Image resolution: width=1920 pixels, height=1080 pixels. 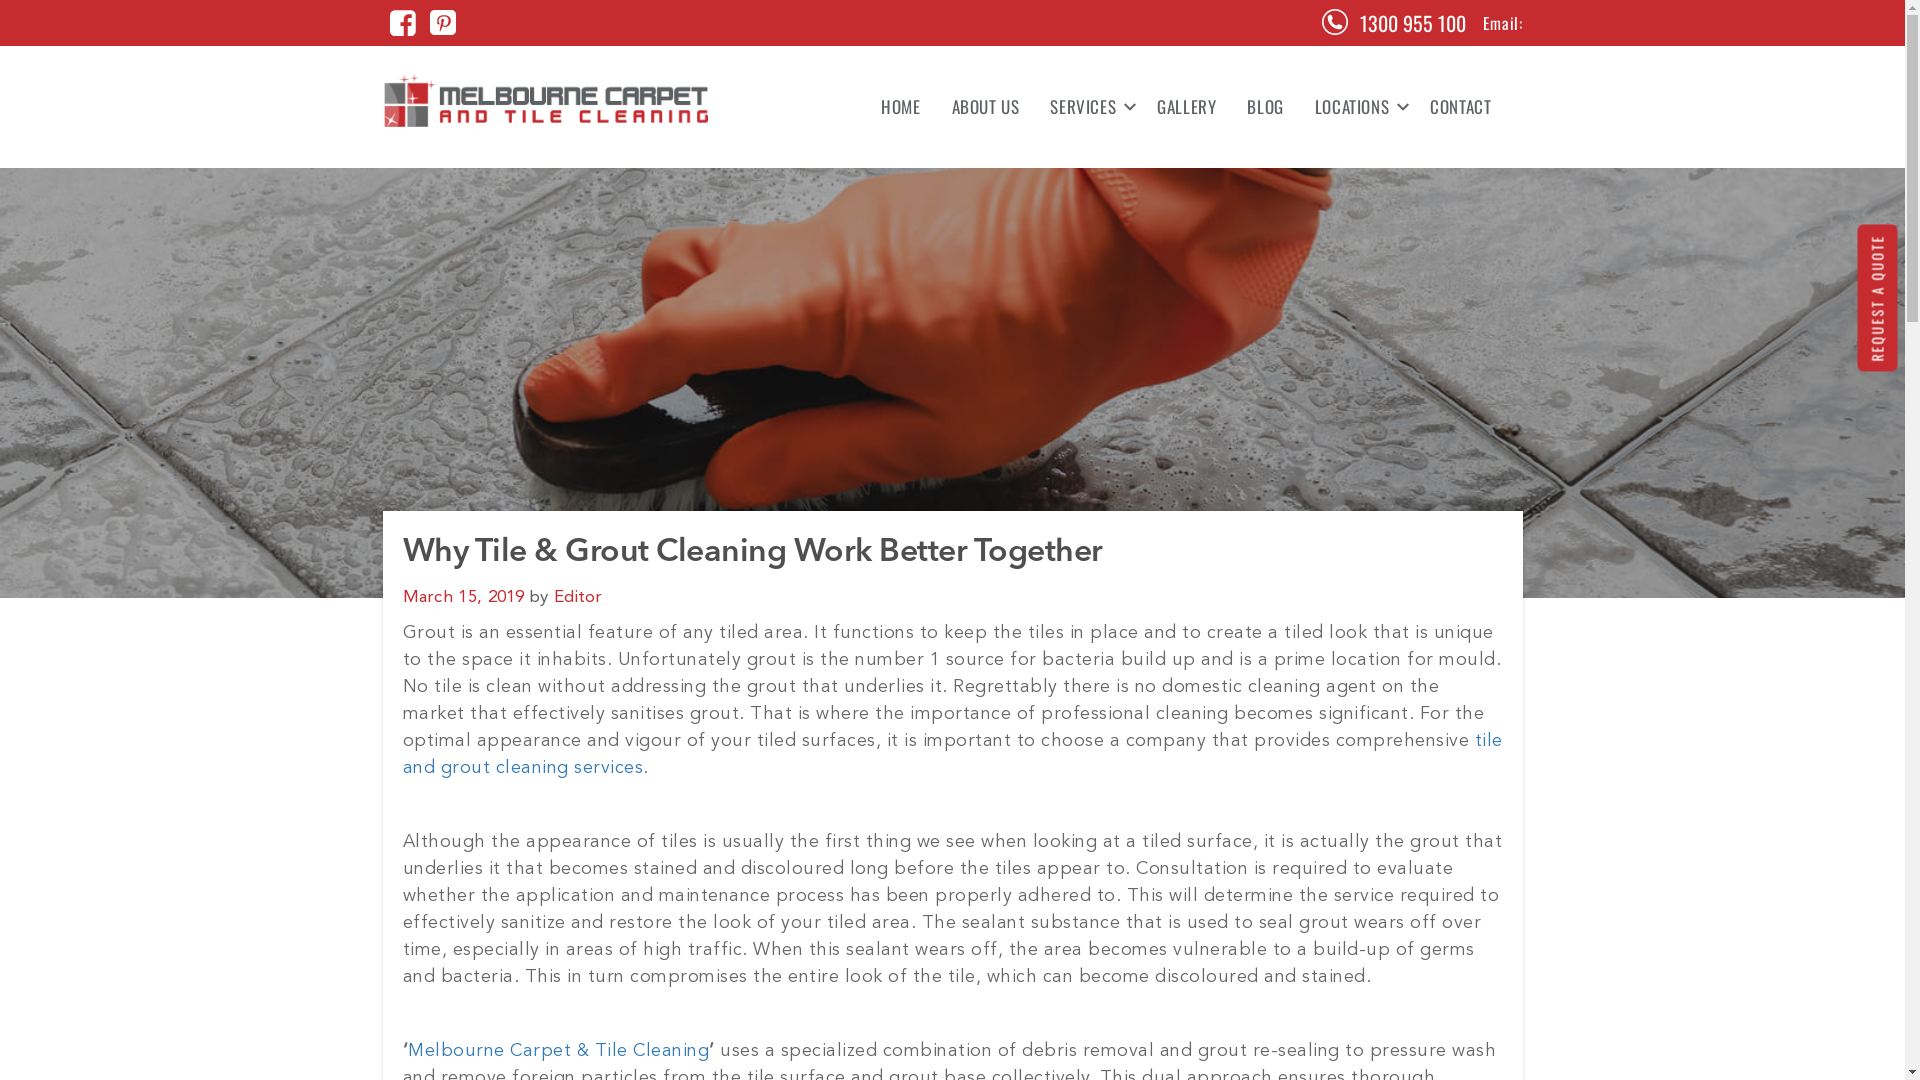 What do you see at coordinates (1087, 107) in the screenshot?
I see `'SERVICES'` at bounding box center [1087, 107].